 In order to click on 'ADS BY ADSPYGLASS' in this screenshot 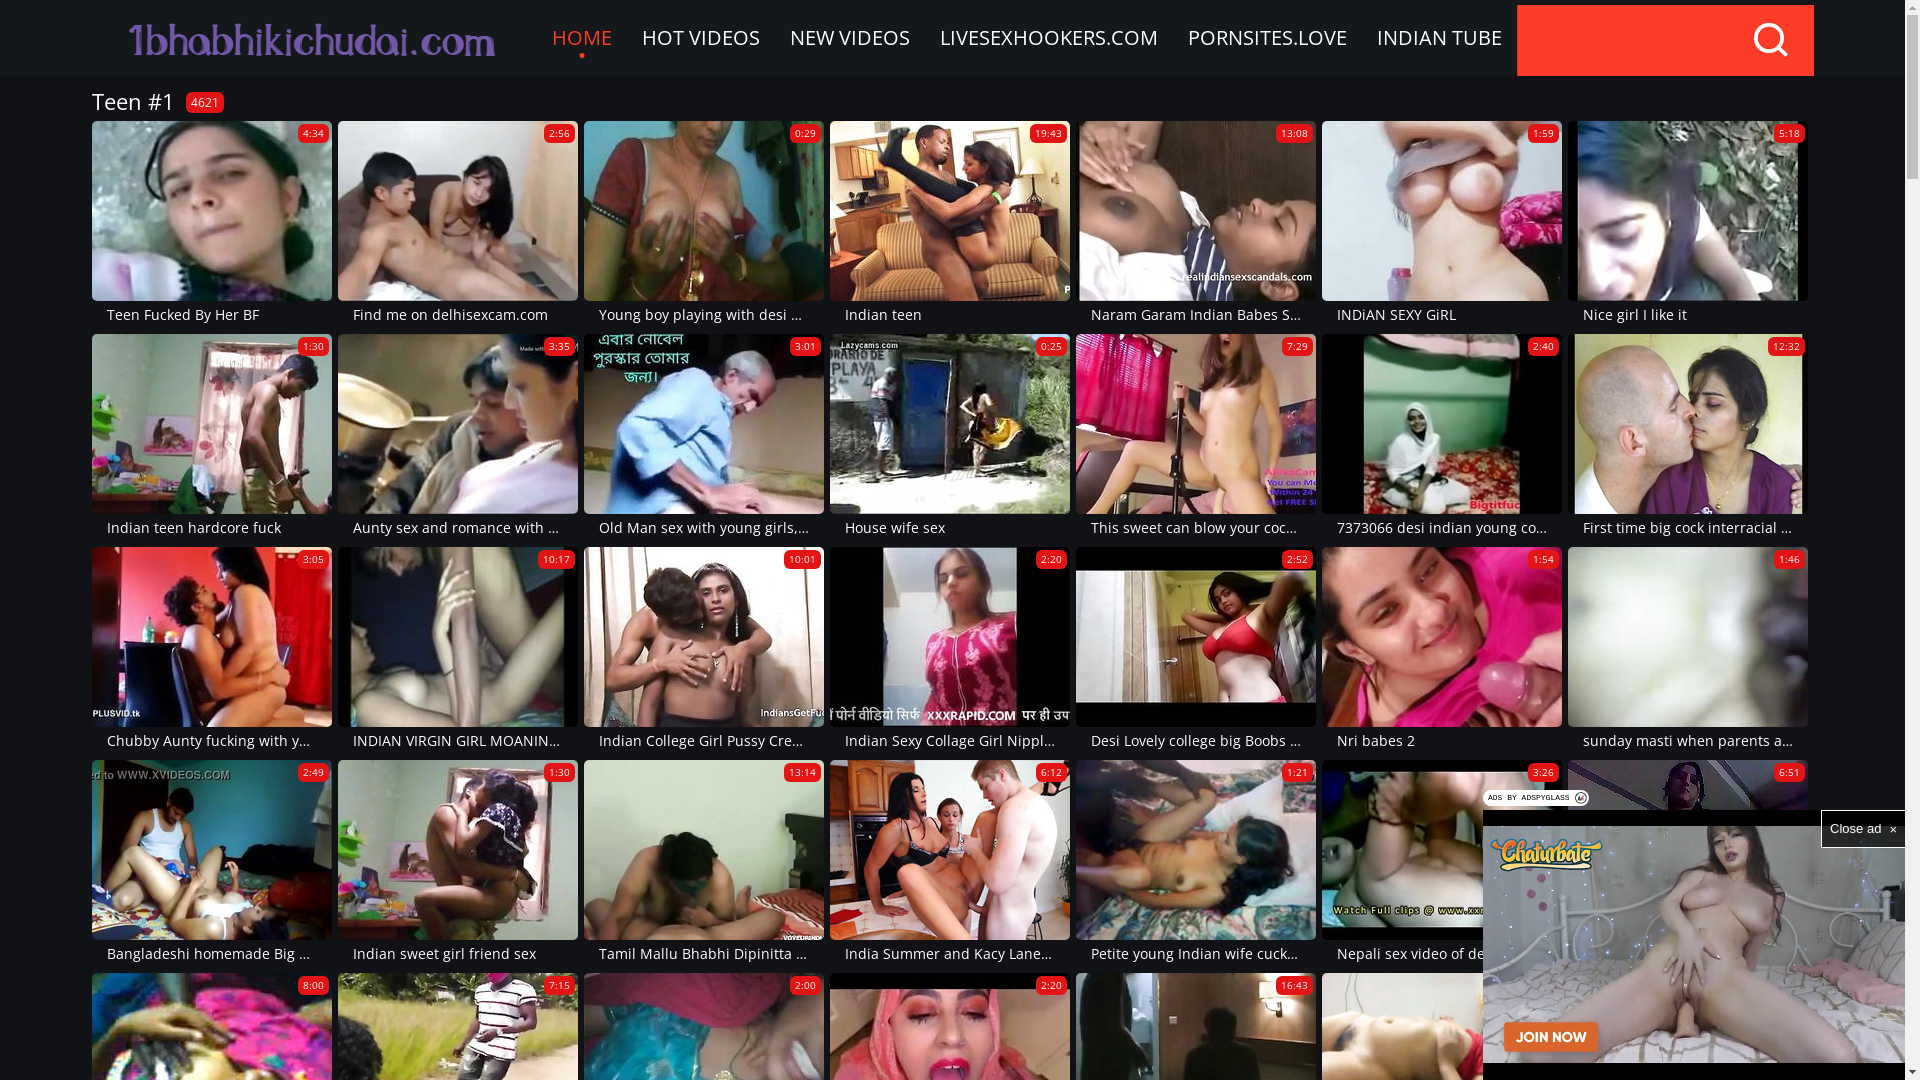, I will do `click(1483, 797)`.